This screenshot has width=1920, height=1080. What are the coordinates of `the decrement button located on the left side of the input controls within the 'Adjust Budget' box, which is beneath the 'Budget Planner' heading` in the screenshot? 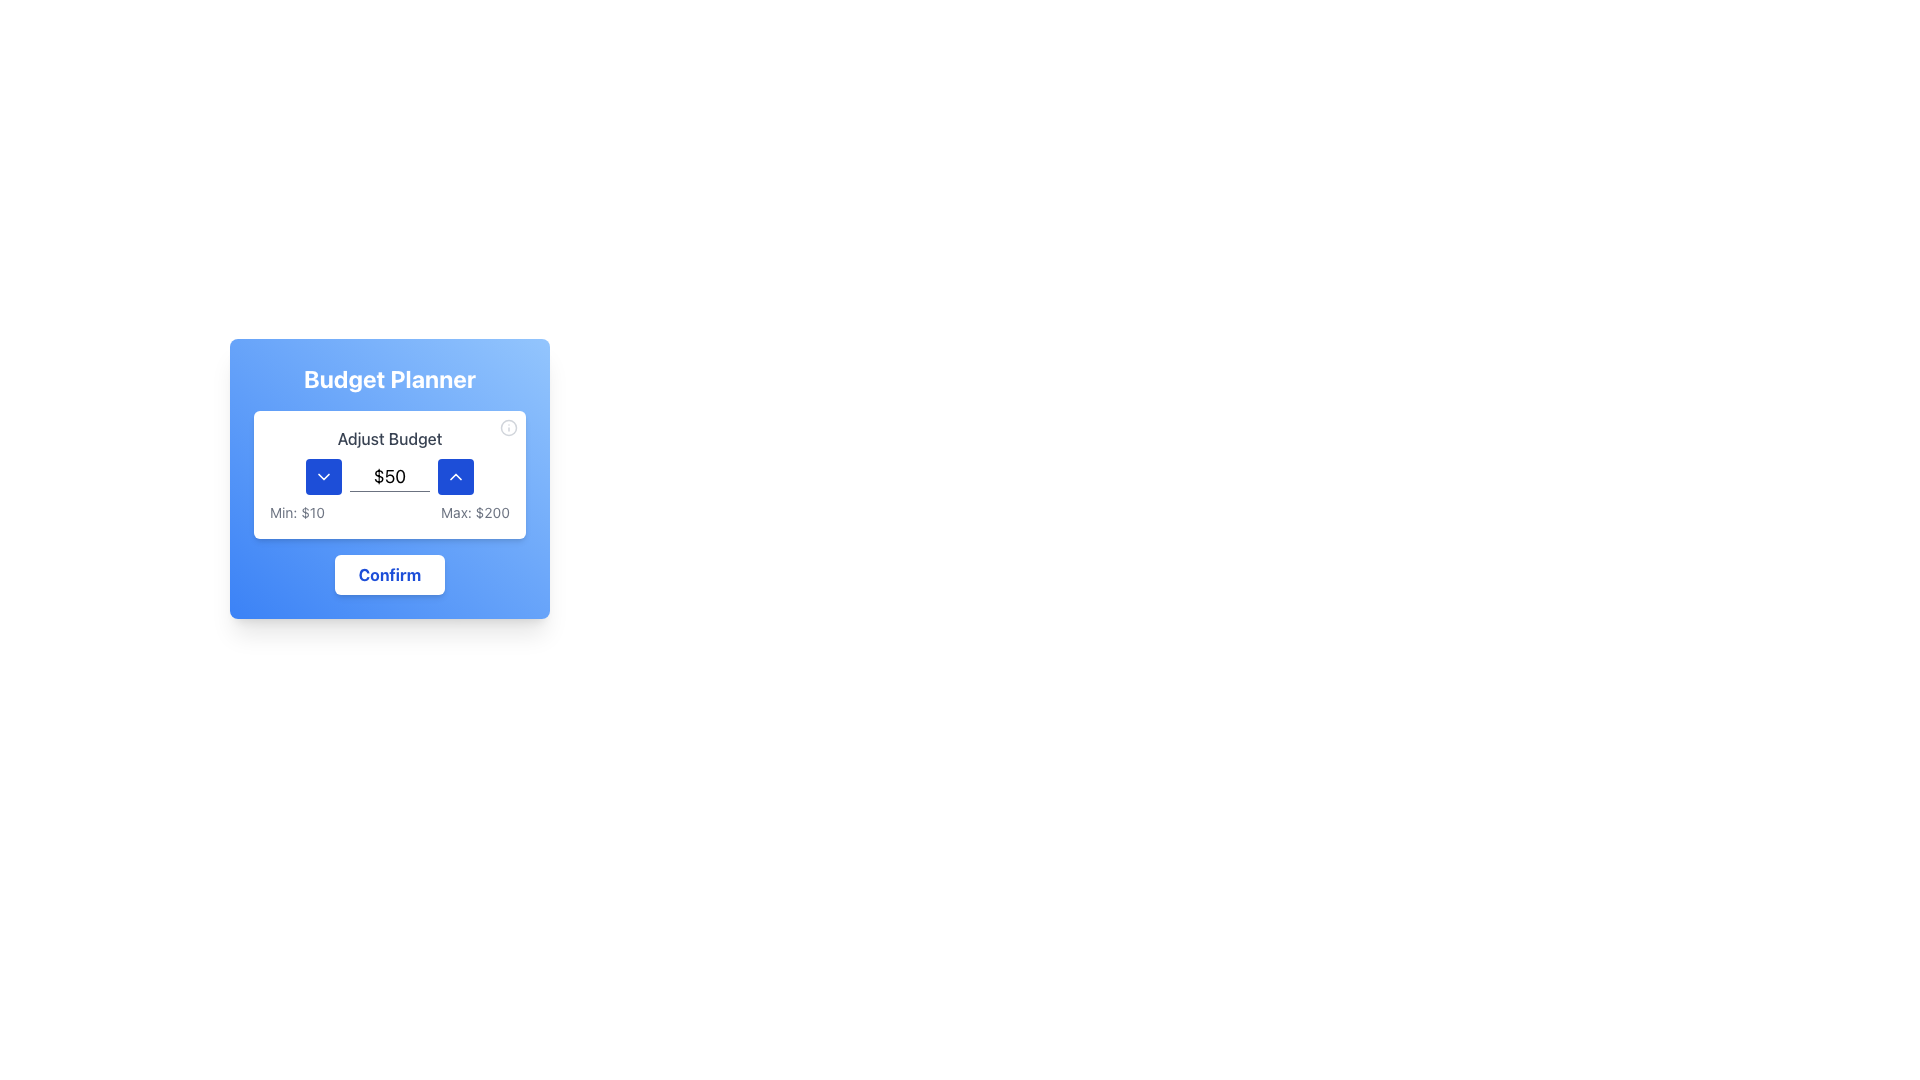 It's located at (324, 477).